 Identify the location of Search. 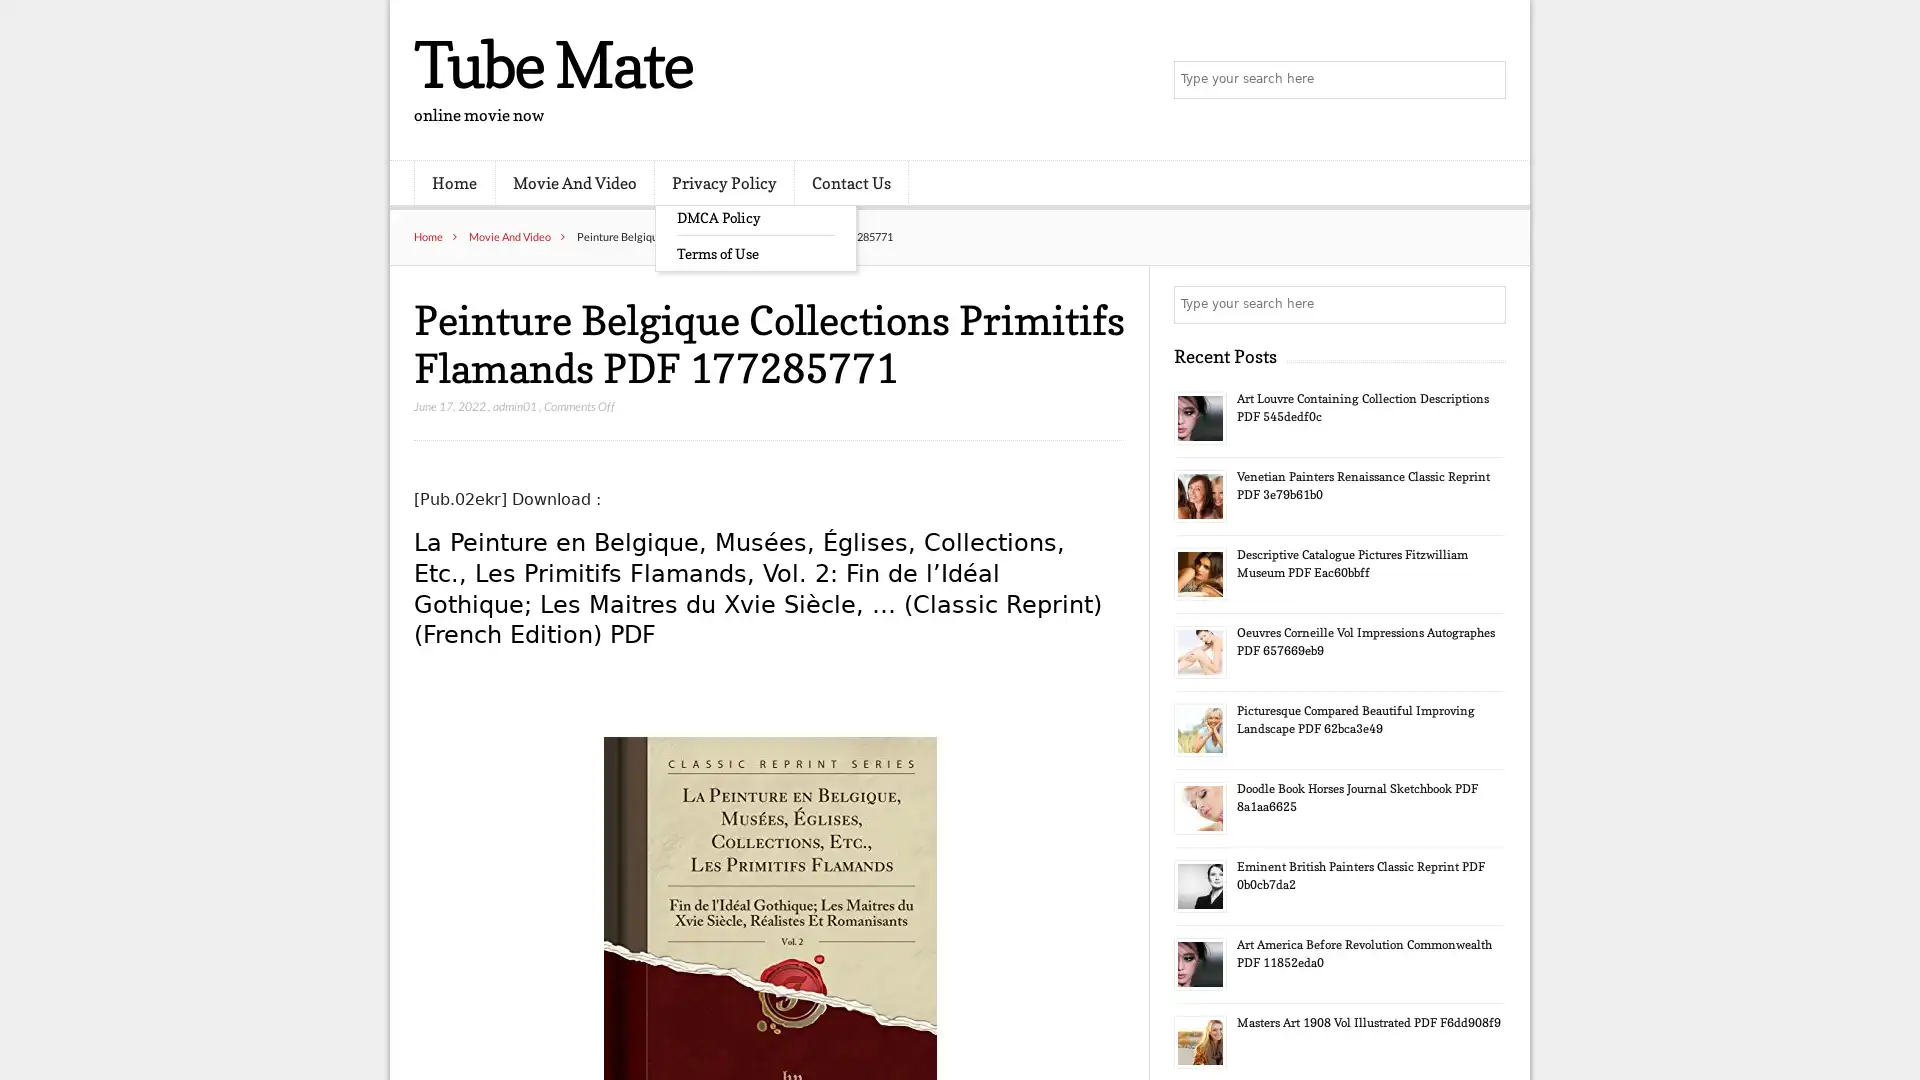
(1485, 304).